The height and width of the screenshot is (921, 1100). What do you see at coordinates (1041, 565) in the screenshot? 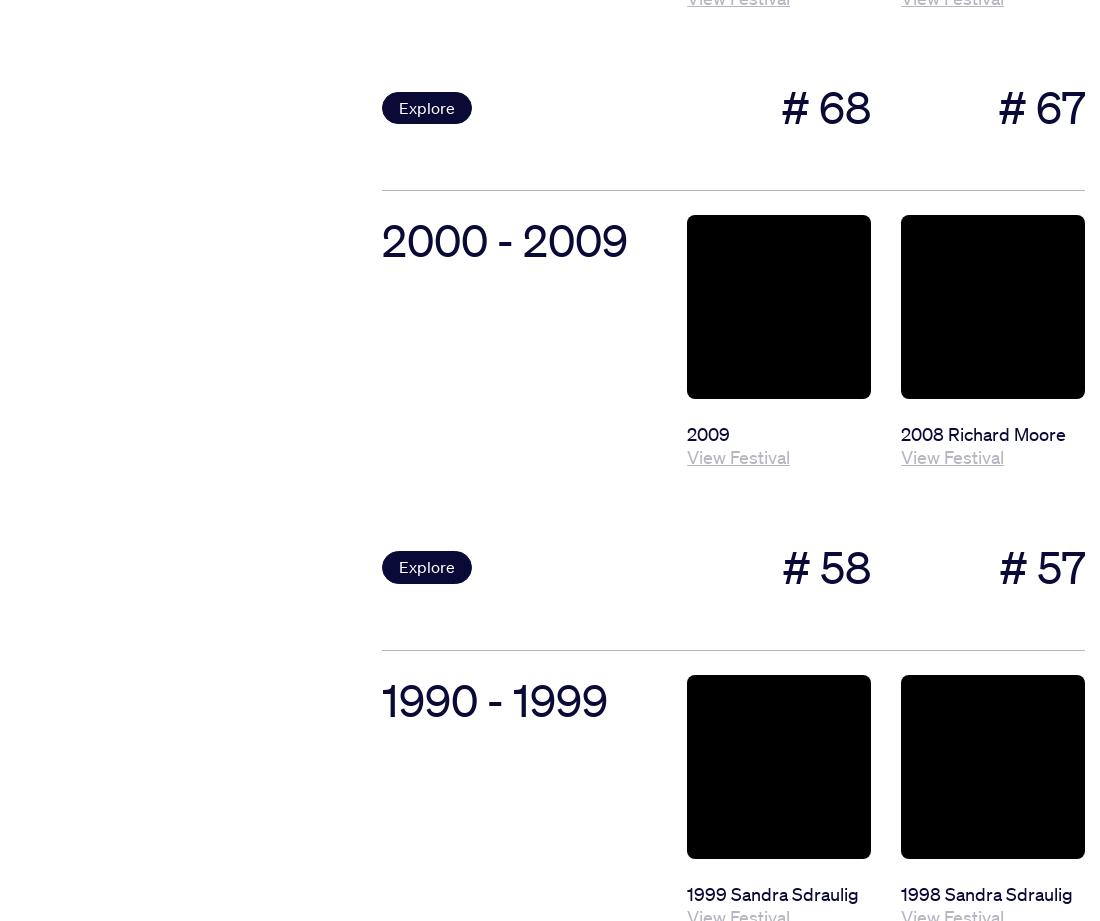
I see `'# 57'` at bounding box center [1041, 565].